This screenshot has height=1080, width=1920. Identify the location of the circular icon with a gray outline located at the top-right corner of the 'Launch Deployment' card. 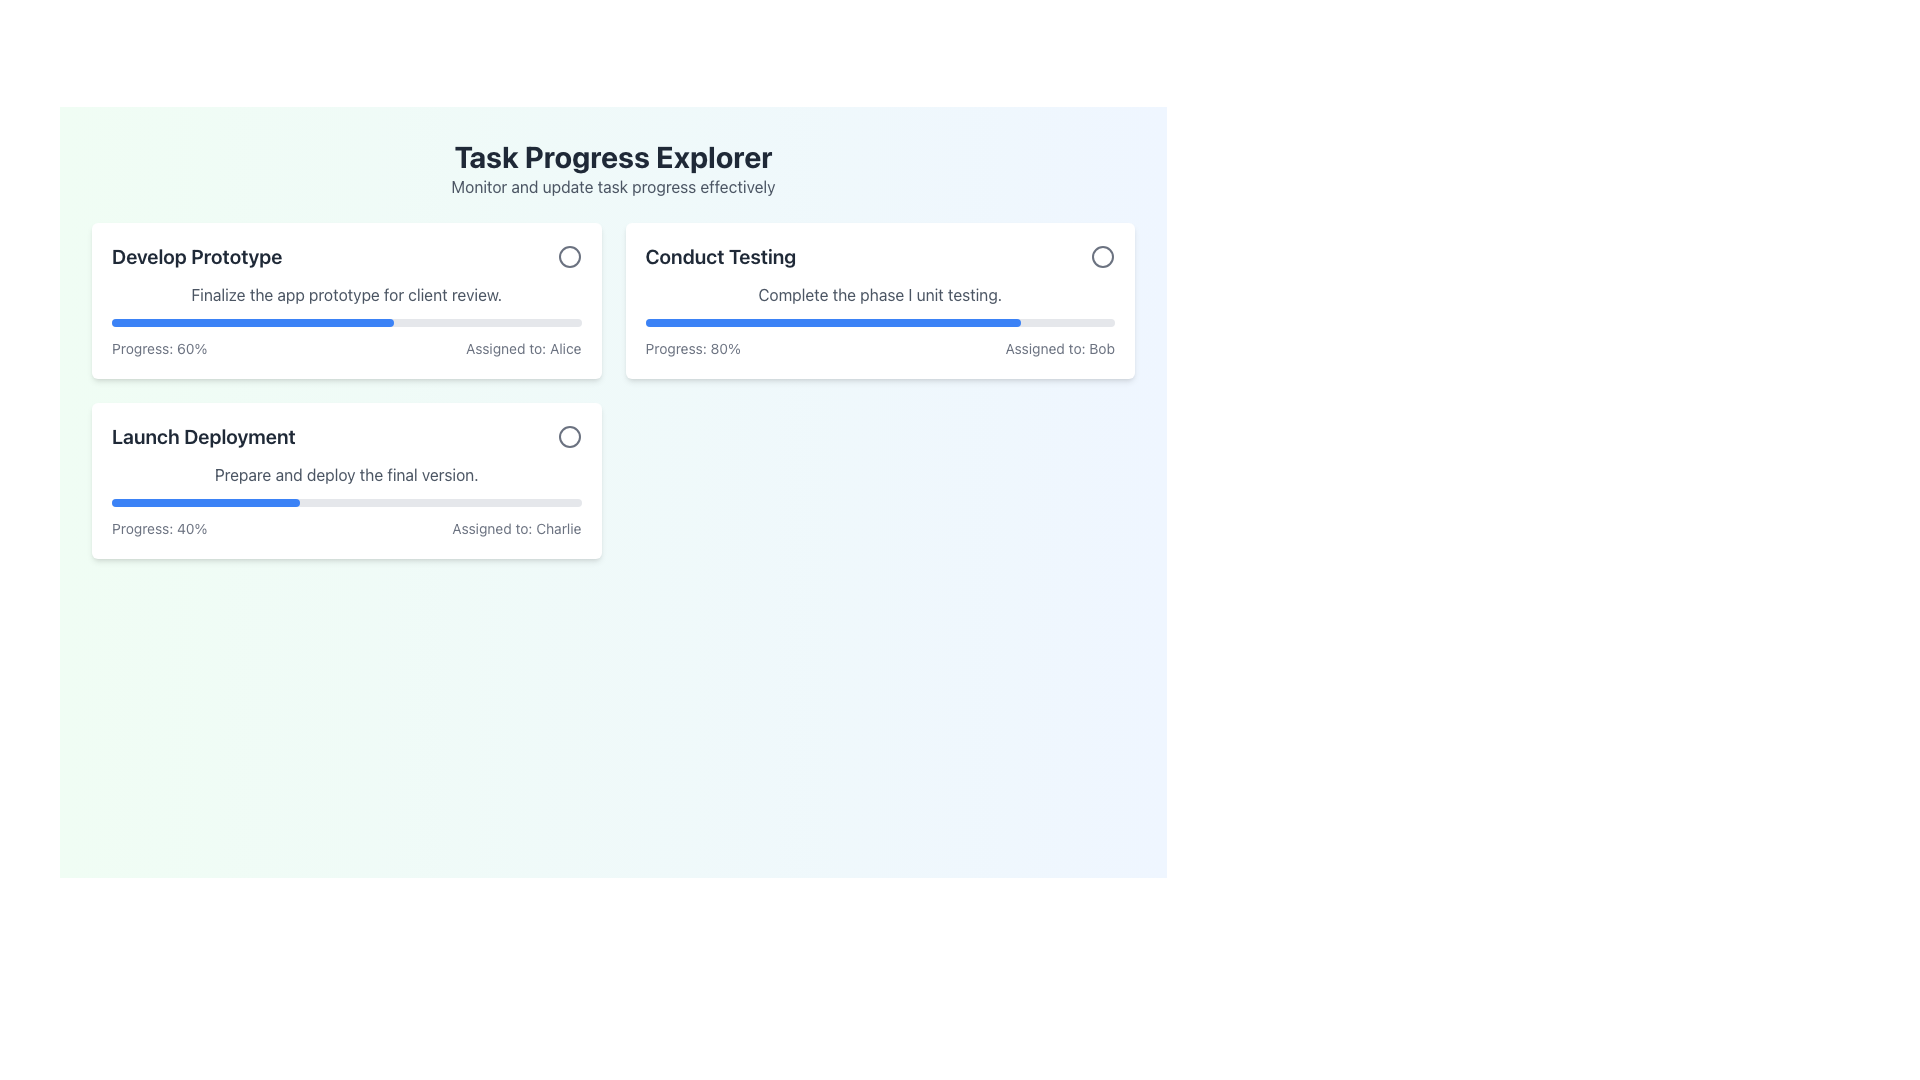
(568, 435).